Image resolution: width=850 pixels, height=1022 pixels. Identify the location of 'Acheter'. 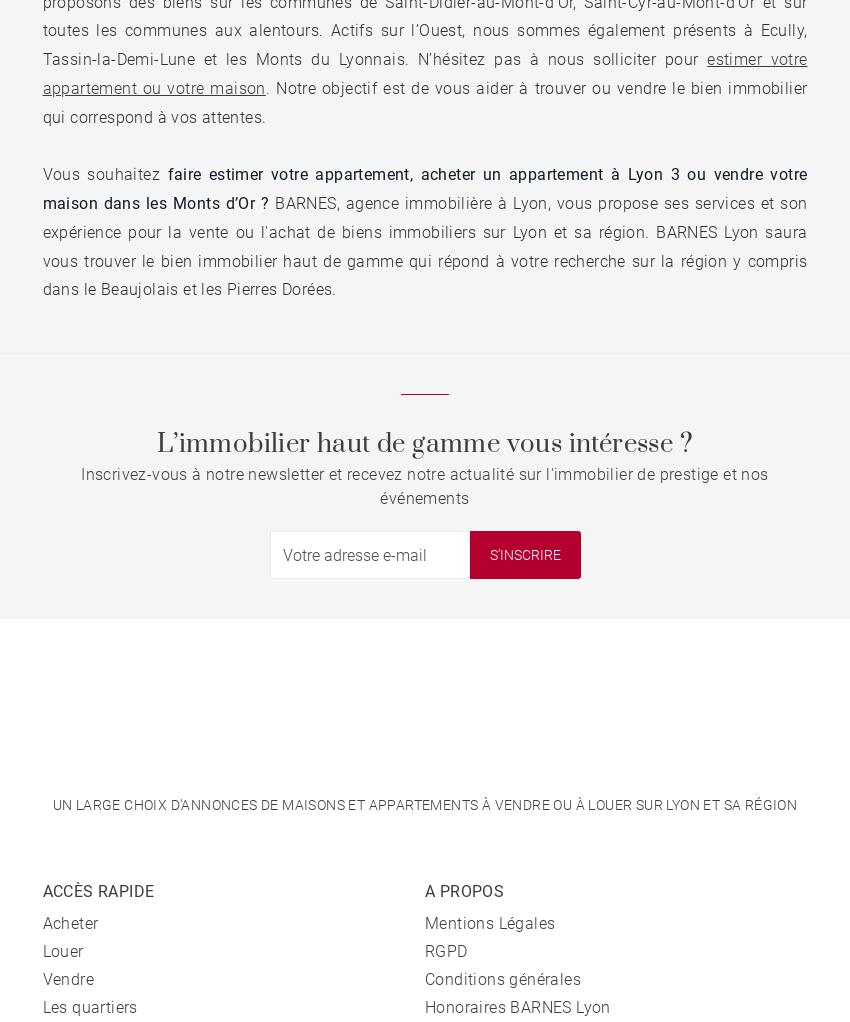
(70, 923).